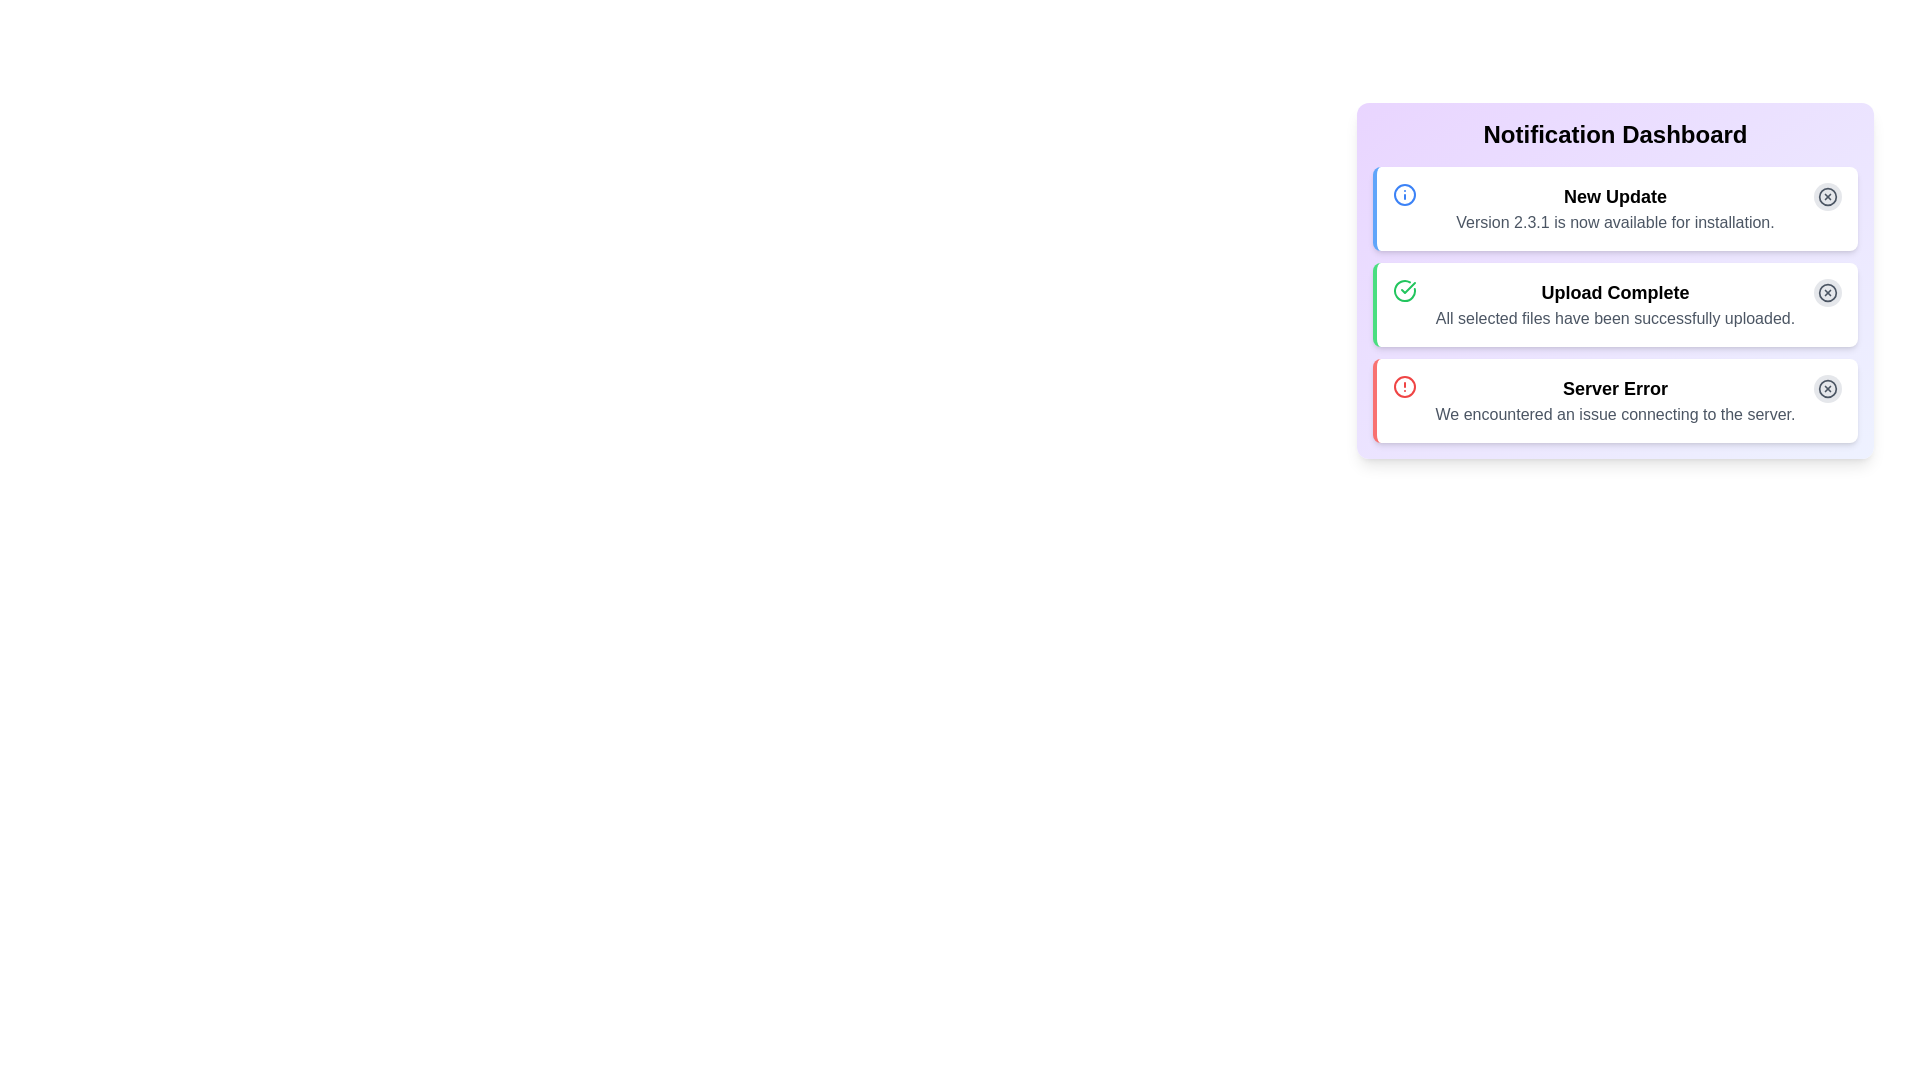 This screenshot has height=1080, width=1920. I want to click on the SVG Circle that serves as the boundary of the crossed-circle icon in the 'Server Error' notification, located at the bottom of the notification list, so click(1828, 389).